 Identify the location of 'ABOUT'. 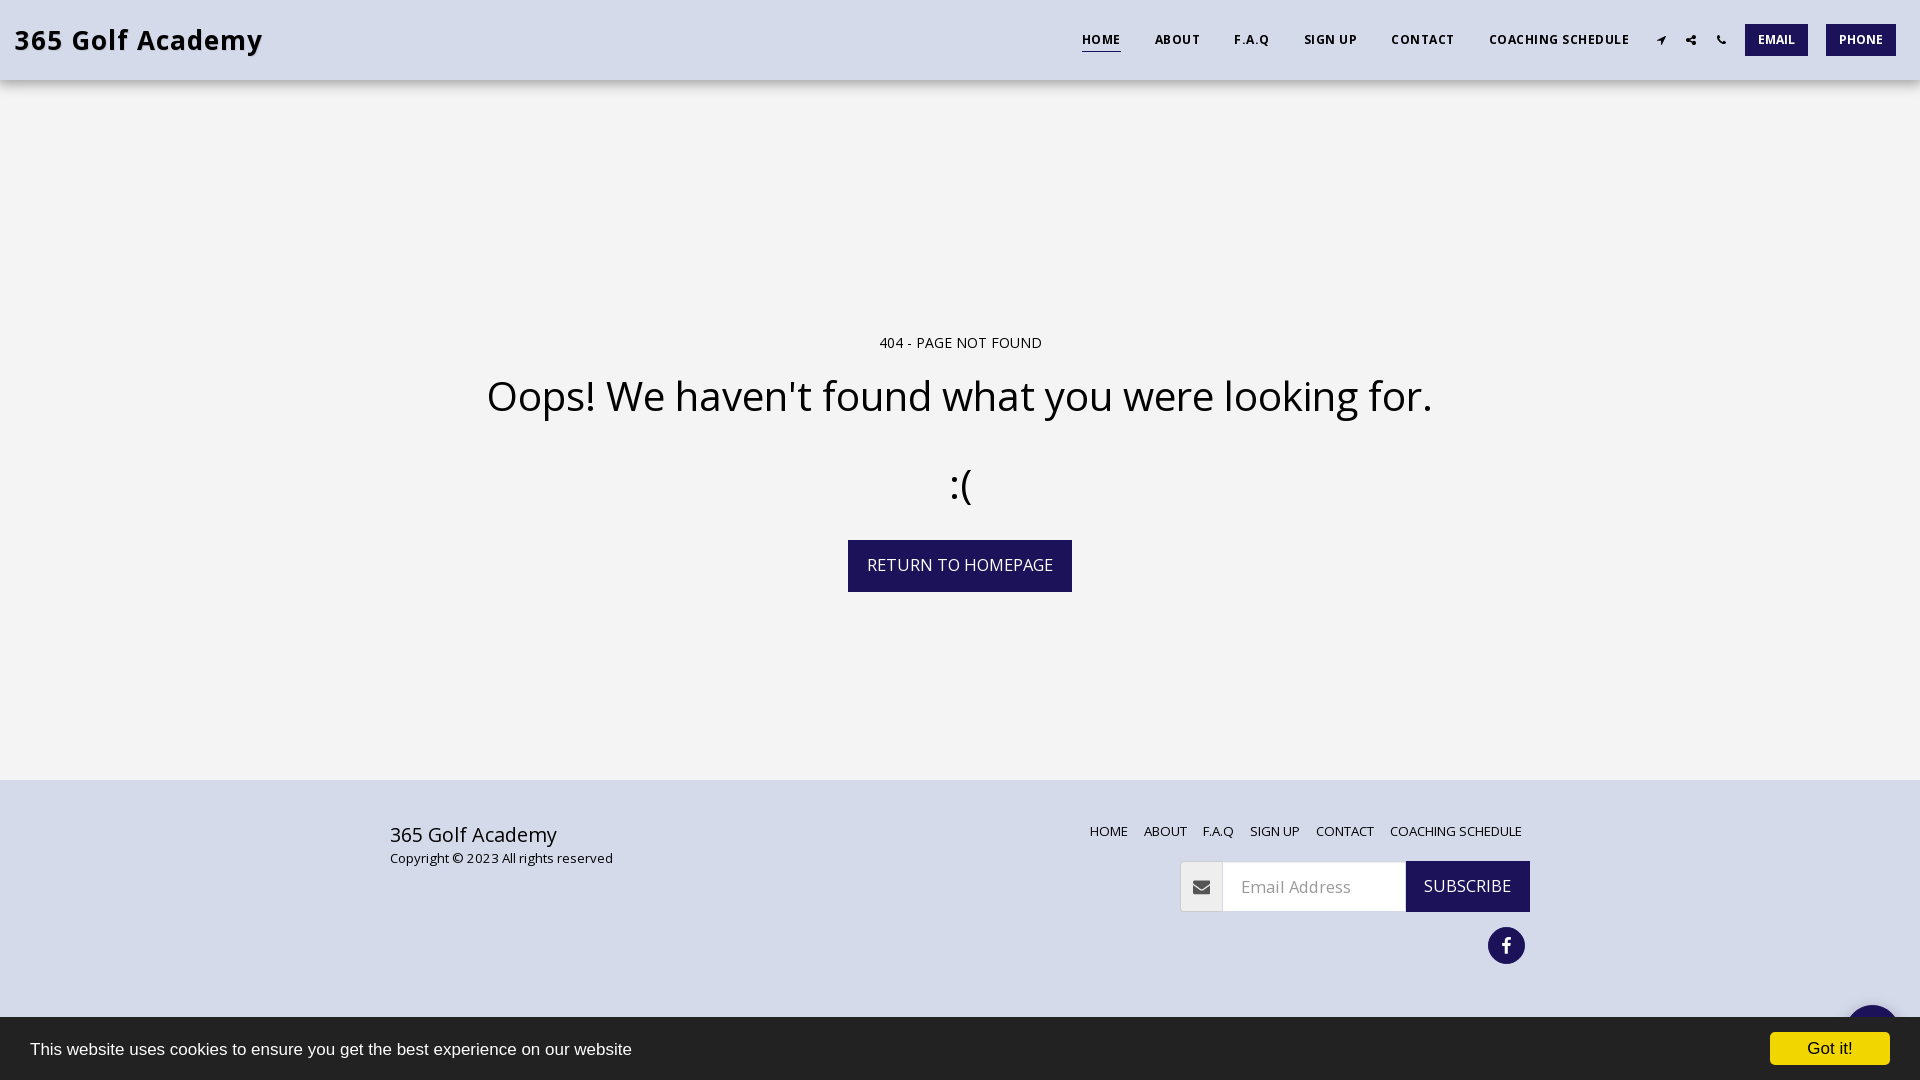
(1165, 830).